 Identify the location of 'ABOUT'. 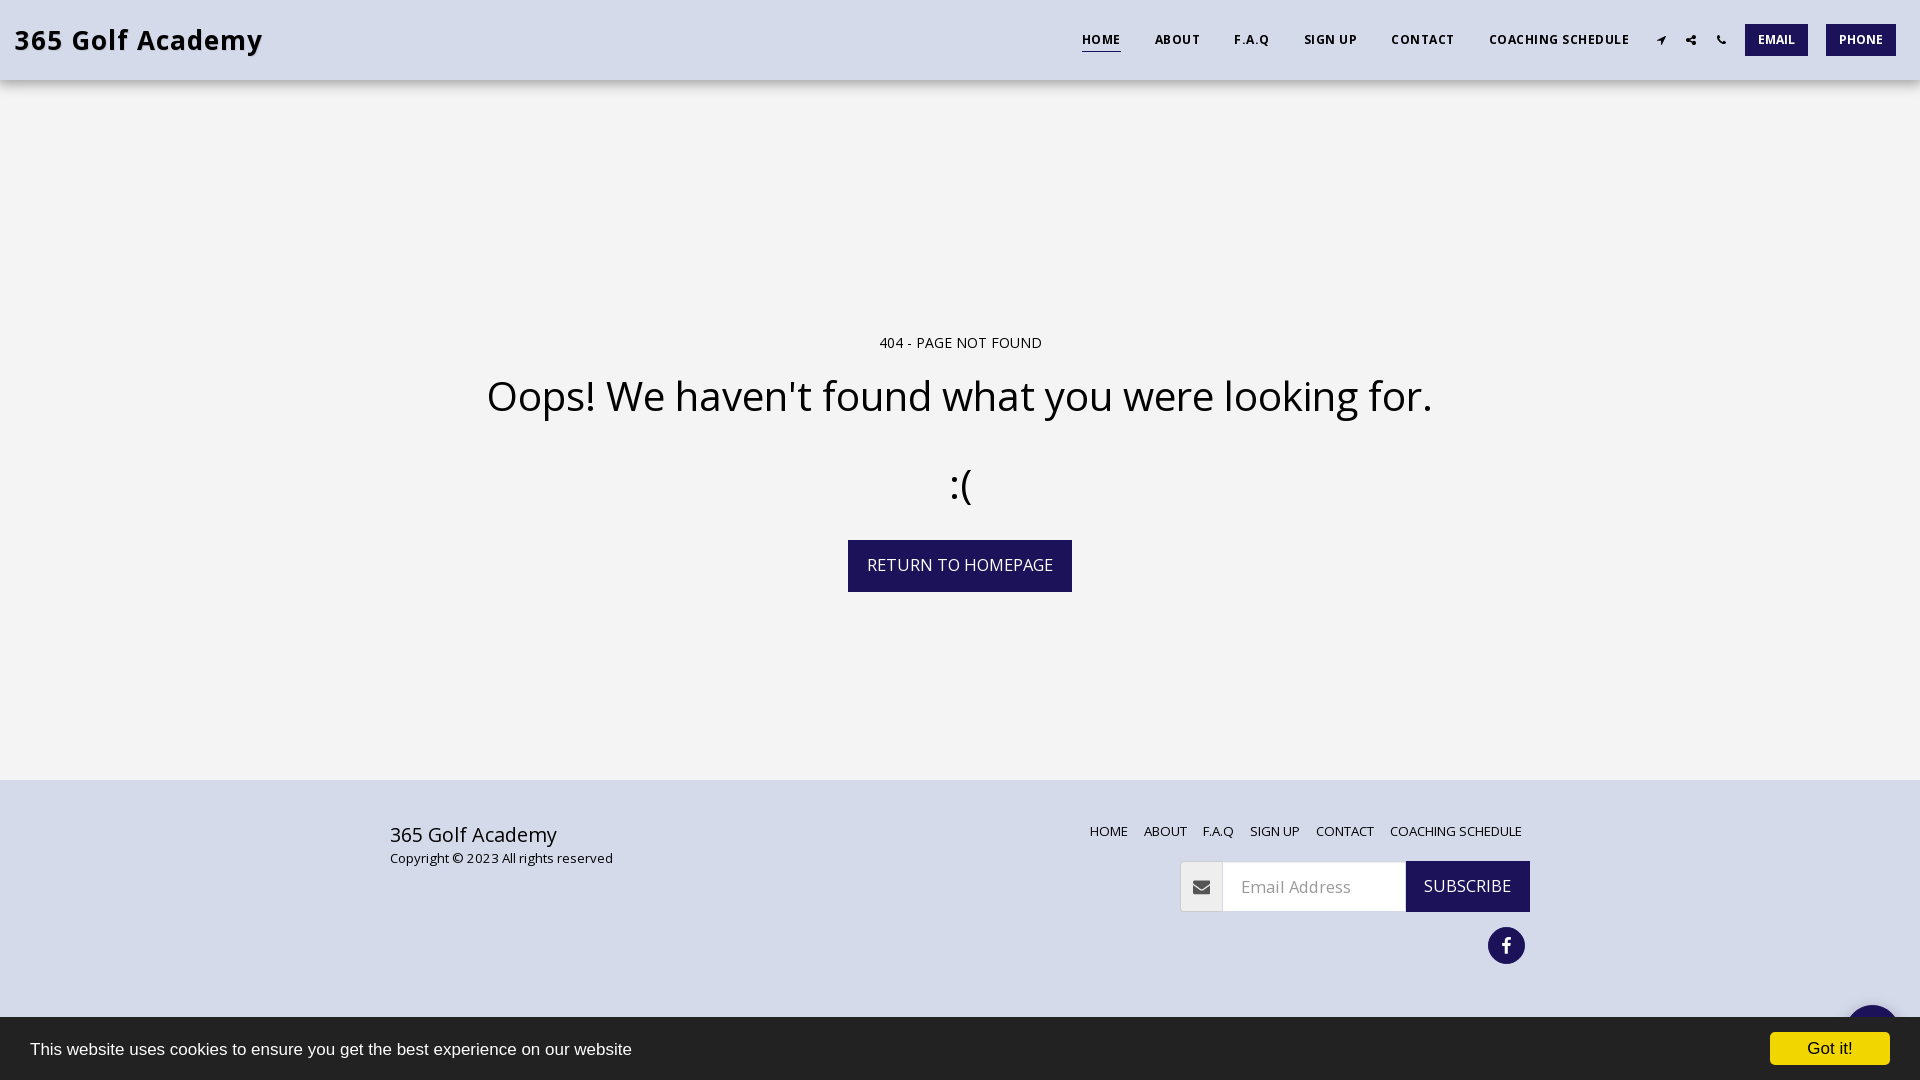
(1165, 830).